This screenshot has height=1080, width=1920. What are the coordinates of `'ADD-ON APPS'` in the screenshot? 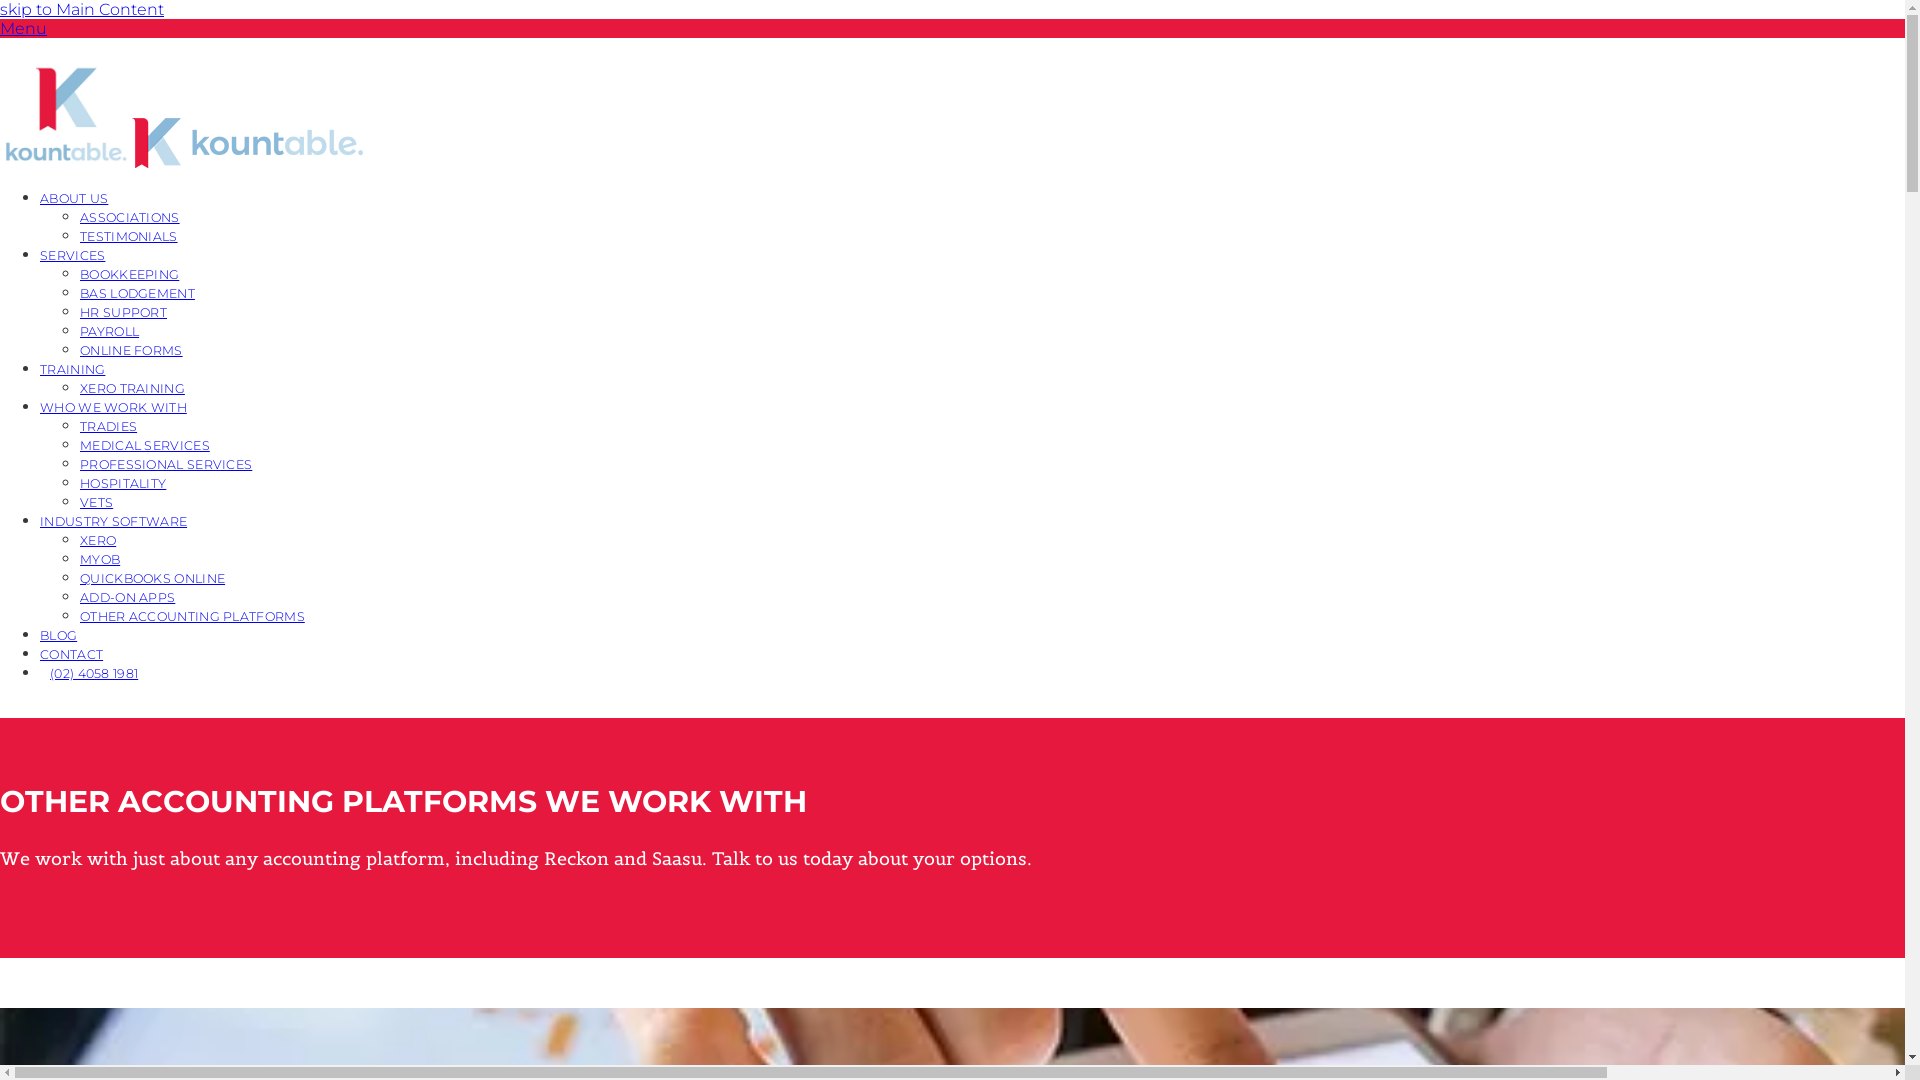 It's located at (126, 595).